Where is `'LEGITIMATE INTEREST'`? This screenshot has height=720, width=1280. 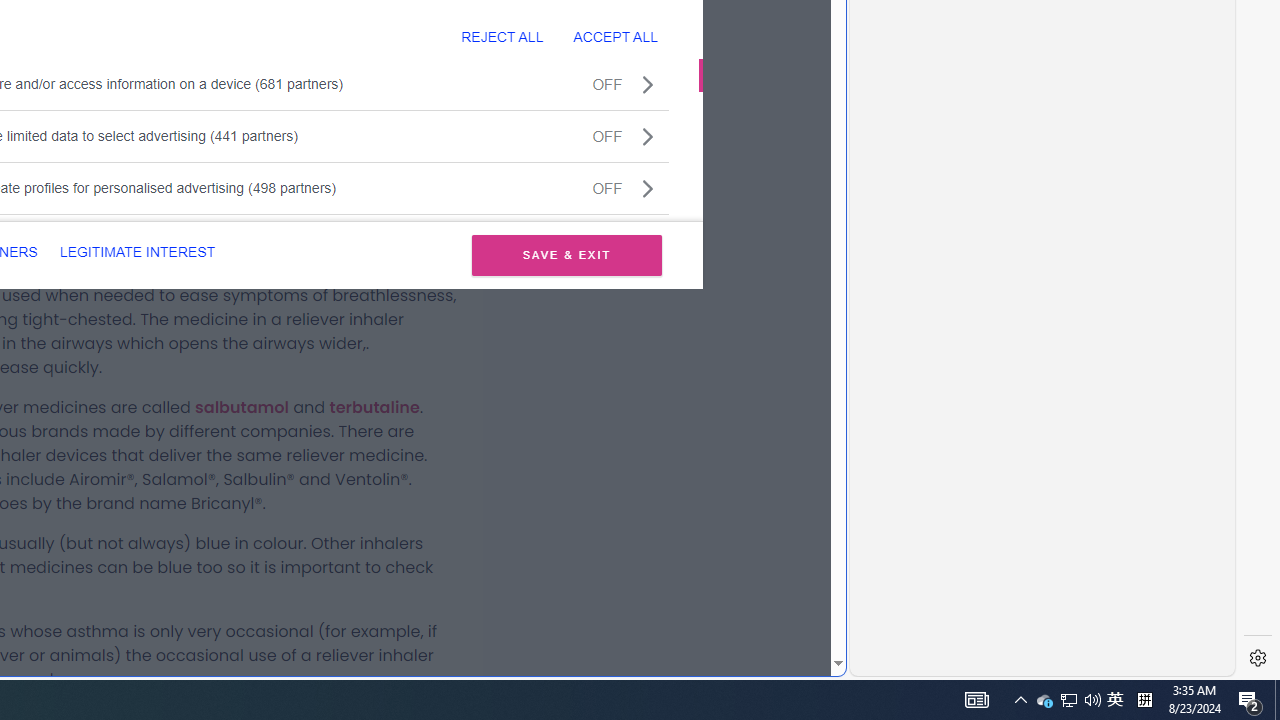 'LEGITIMATE INTEREST' is located at coordinates (136, 250).